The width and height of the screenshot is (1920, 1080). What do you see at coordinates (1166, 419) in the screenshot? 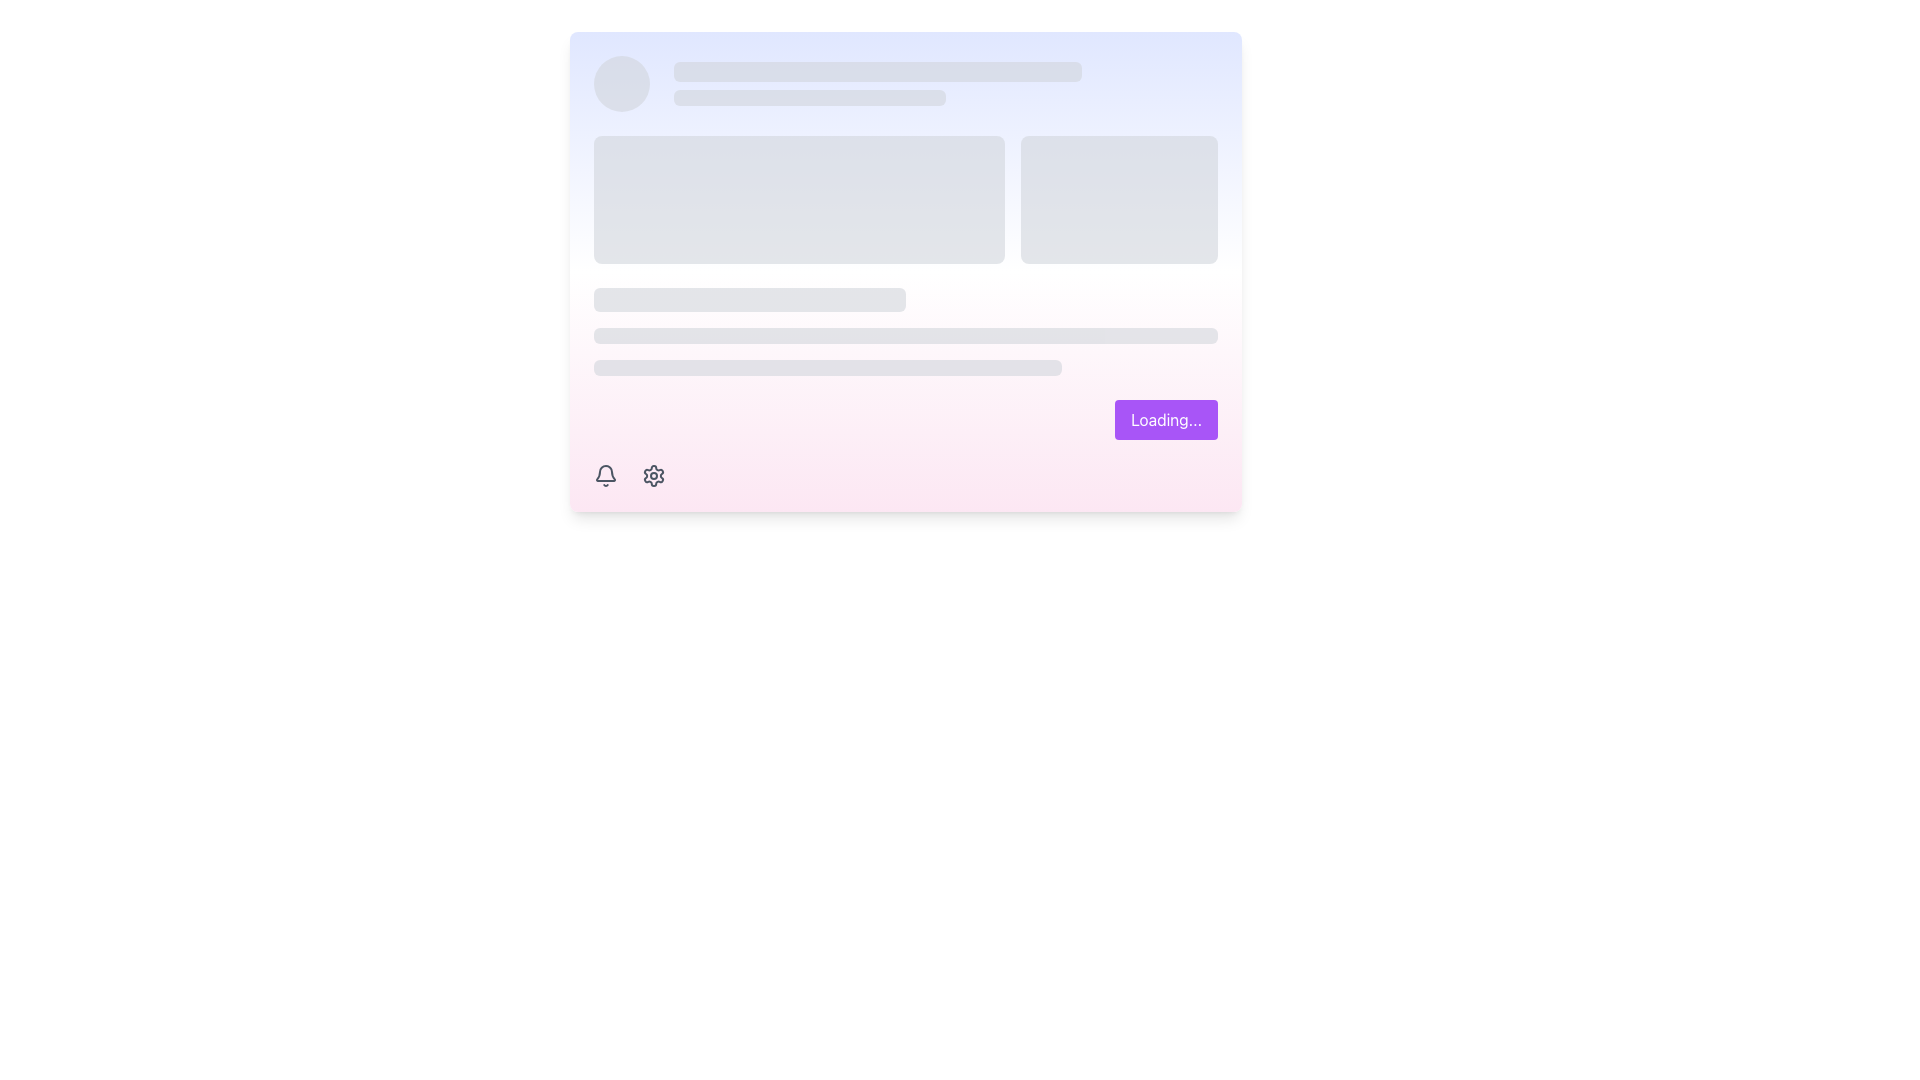
I see `the rectangular button with a purple background and rounded edges containing the text 'Loading...'` at bounding box center [1166, 419].